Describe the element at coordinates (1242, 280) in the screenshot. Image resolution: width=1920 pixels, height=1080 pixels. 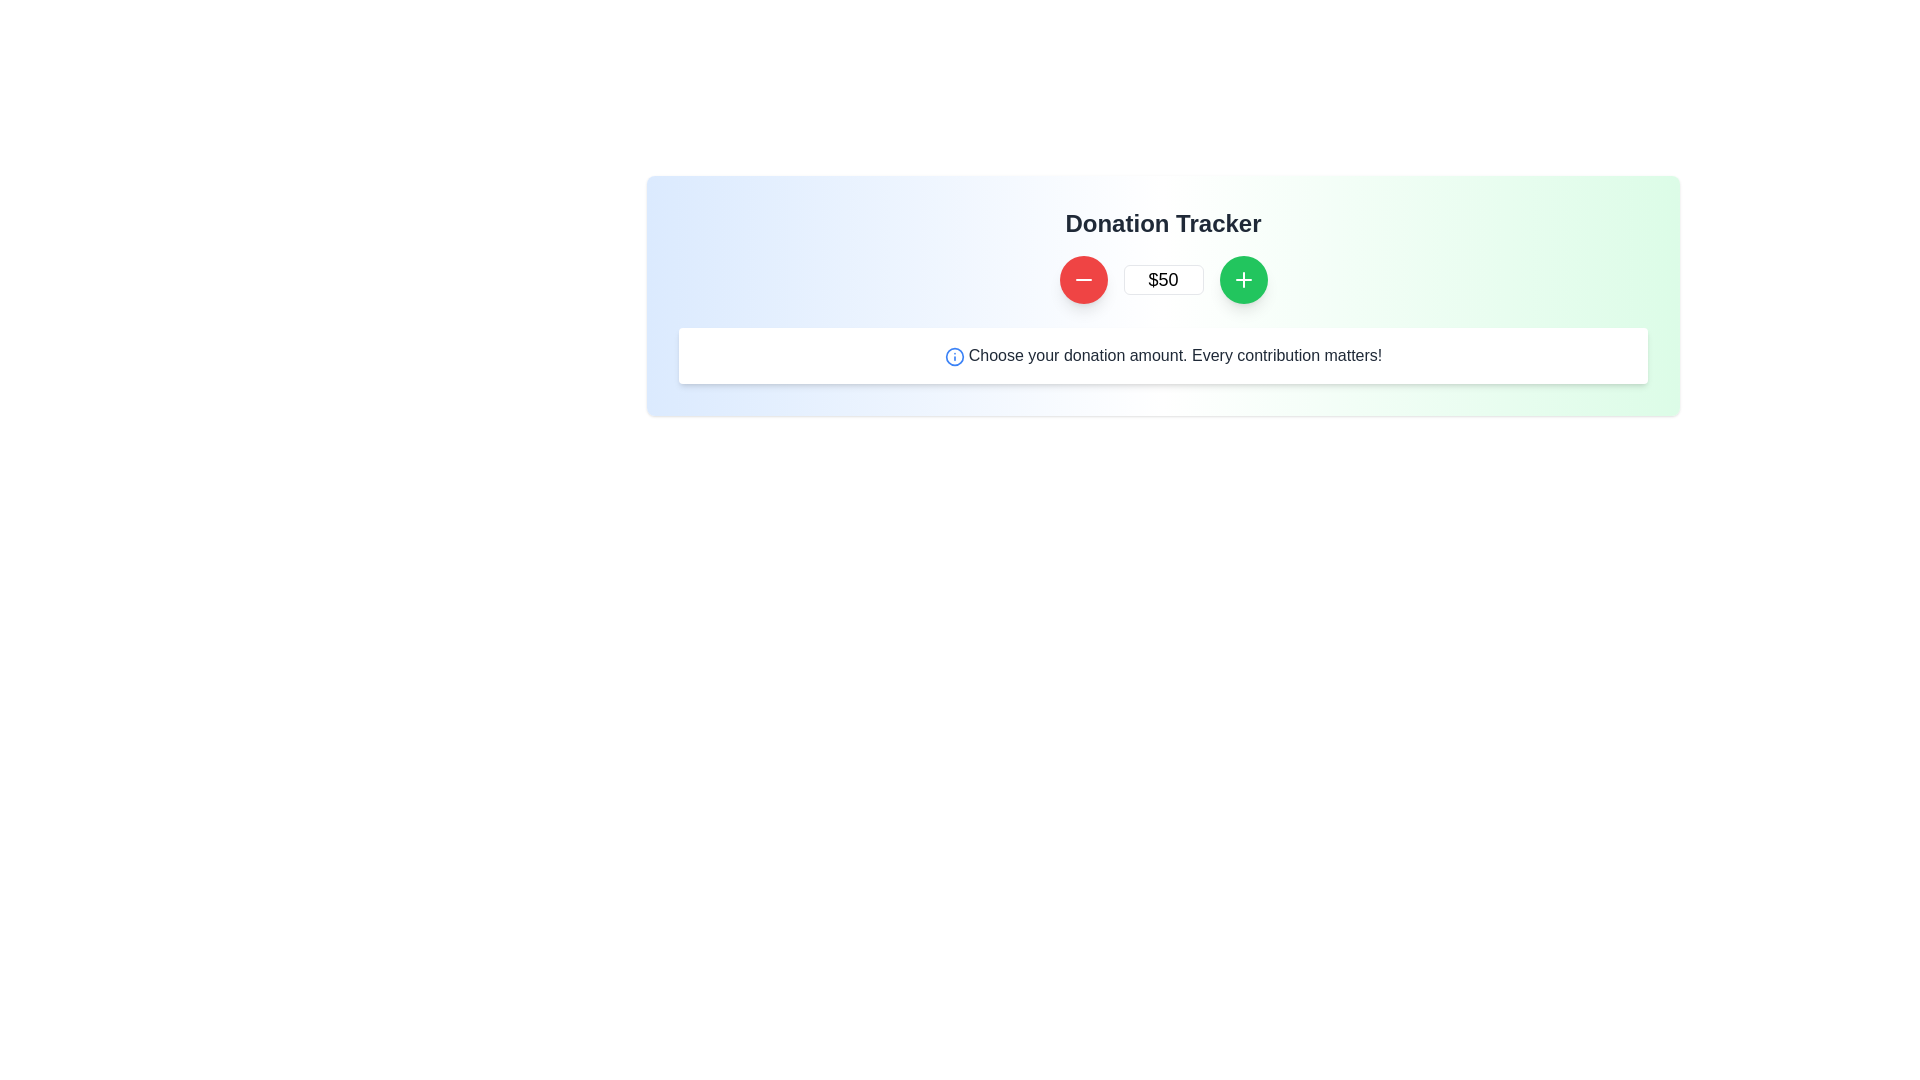
I see `the green circular button with a white plus sign icon located to the right of the '$50' text input field` at that location.